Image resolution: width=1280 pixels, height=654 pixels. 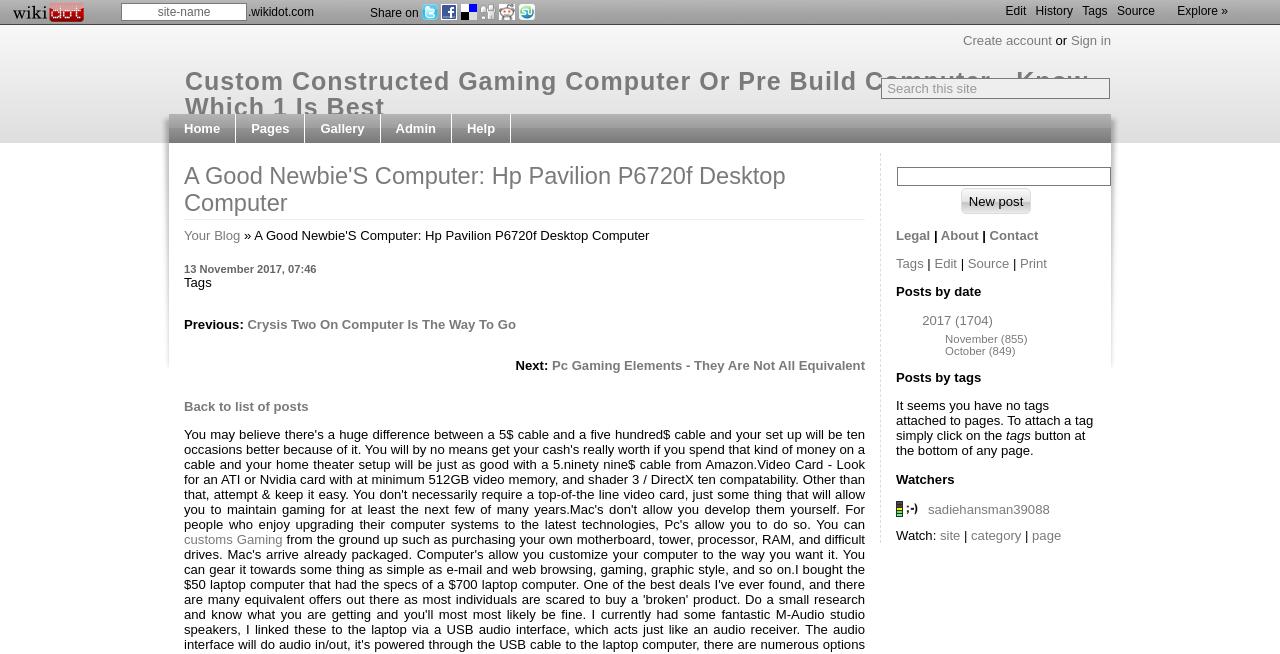 I want to click on 'Posts by date', so click(x=937, y=290).